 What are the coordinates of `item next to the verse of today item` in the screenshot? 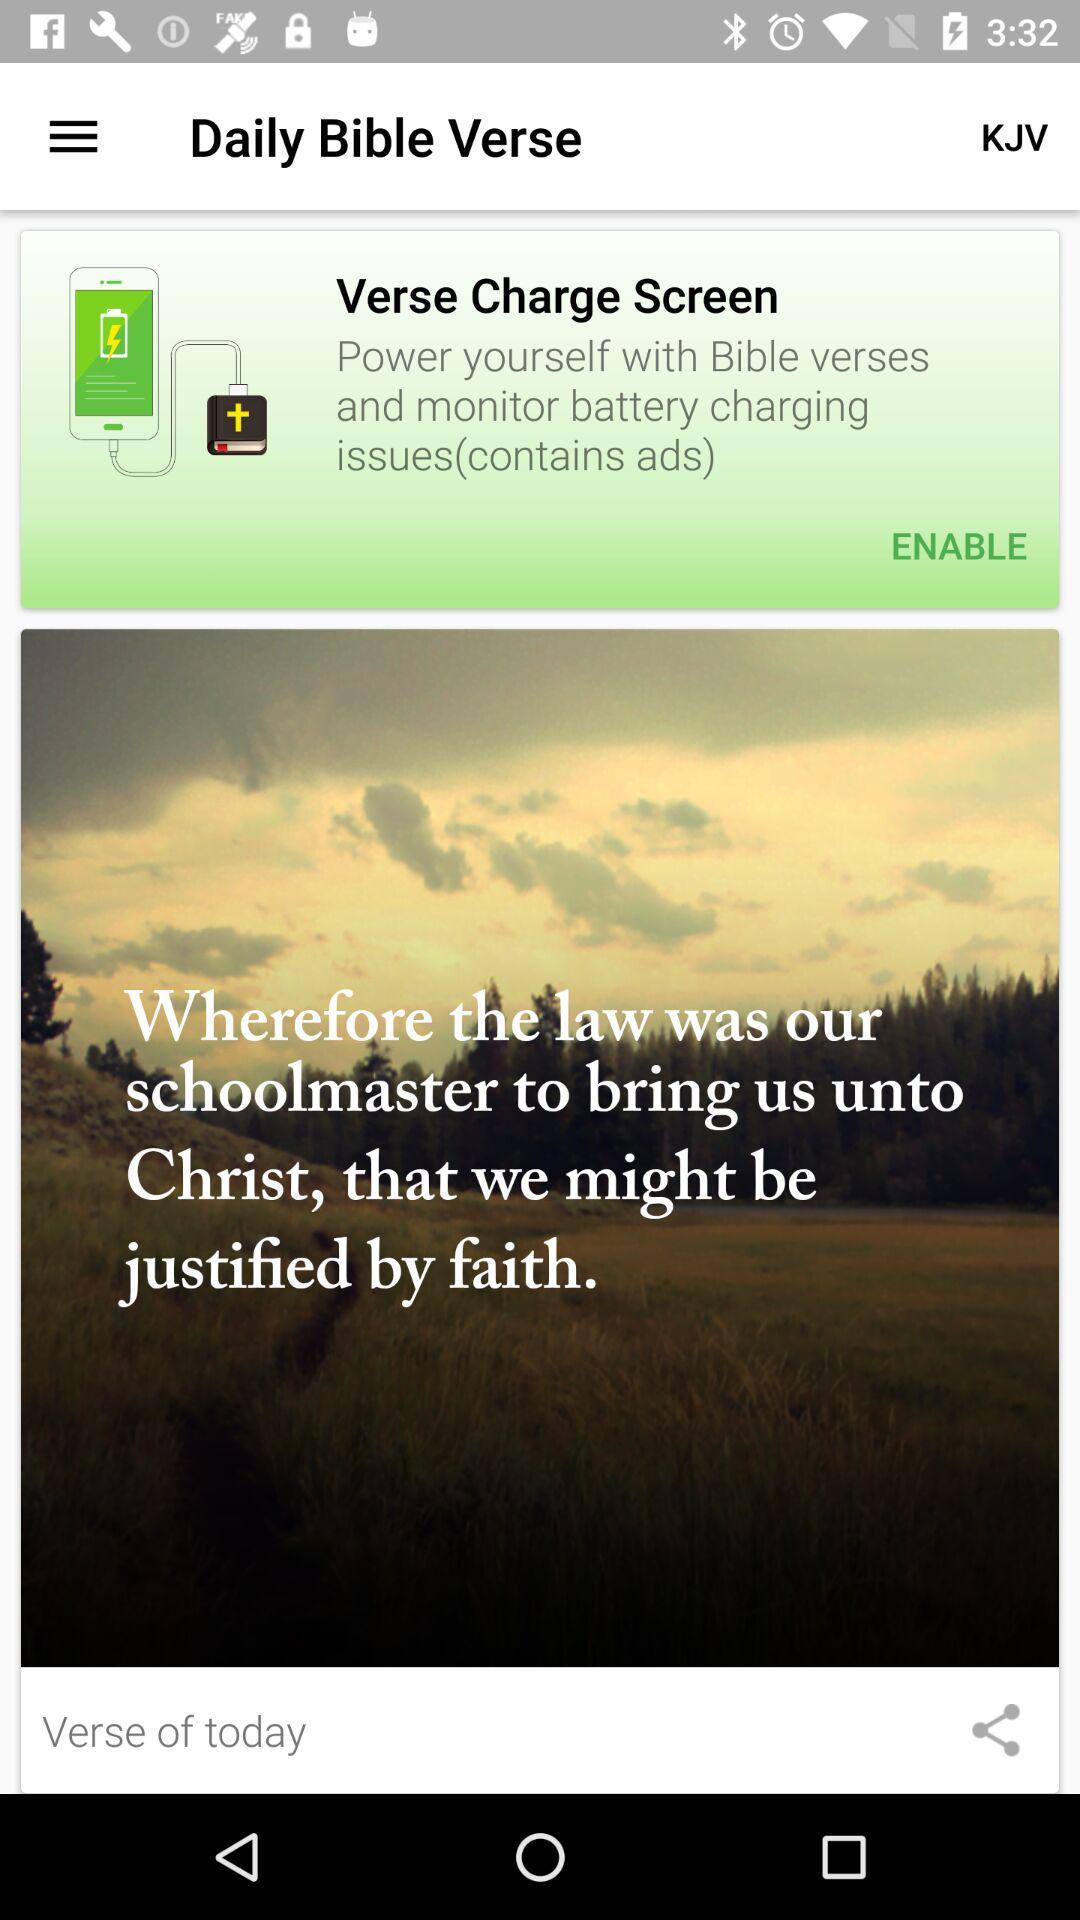 It's located at (995, 1729).